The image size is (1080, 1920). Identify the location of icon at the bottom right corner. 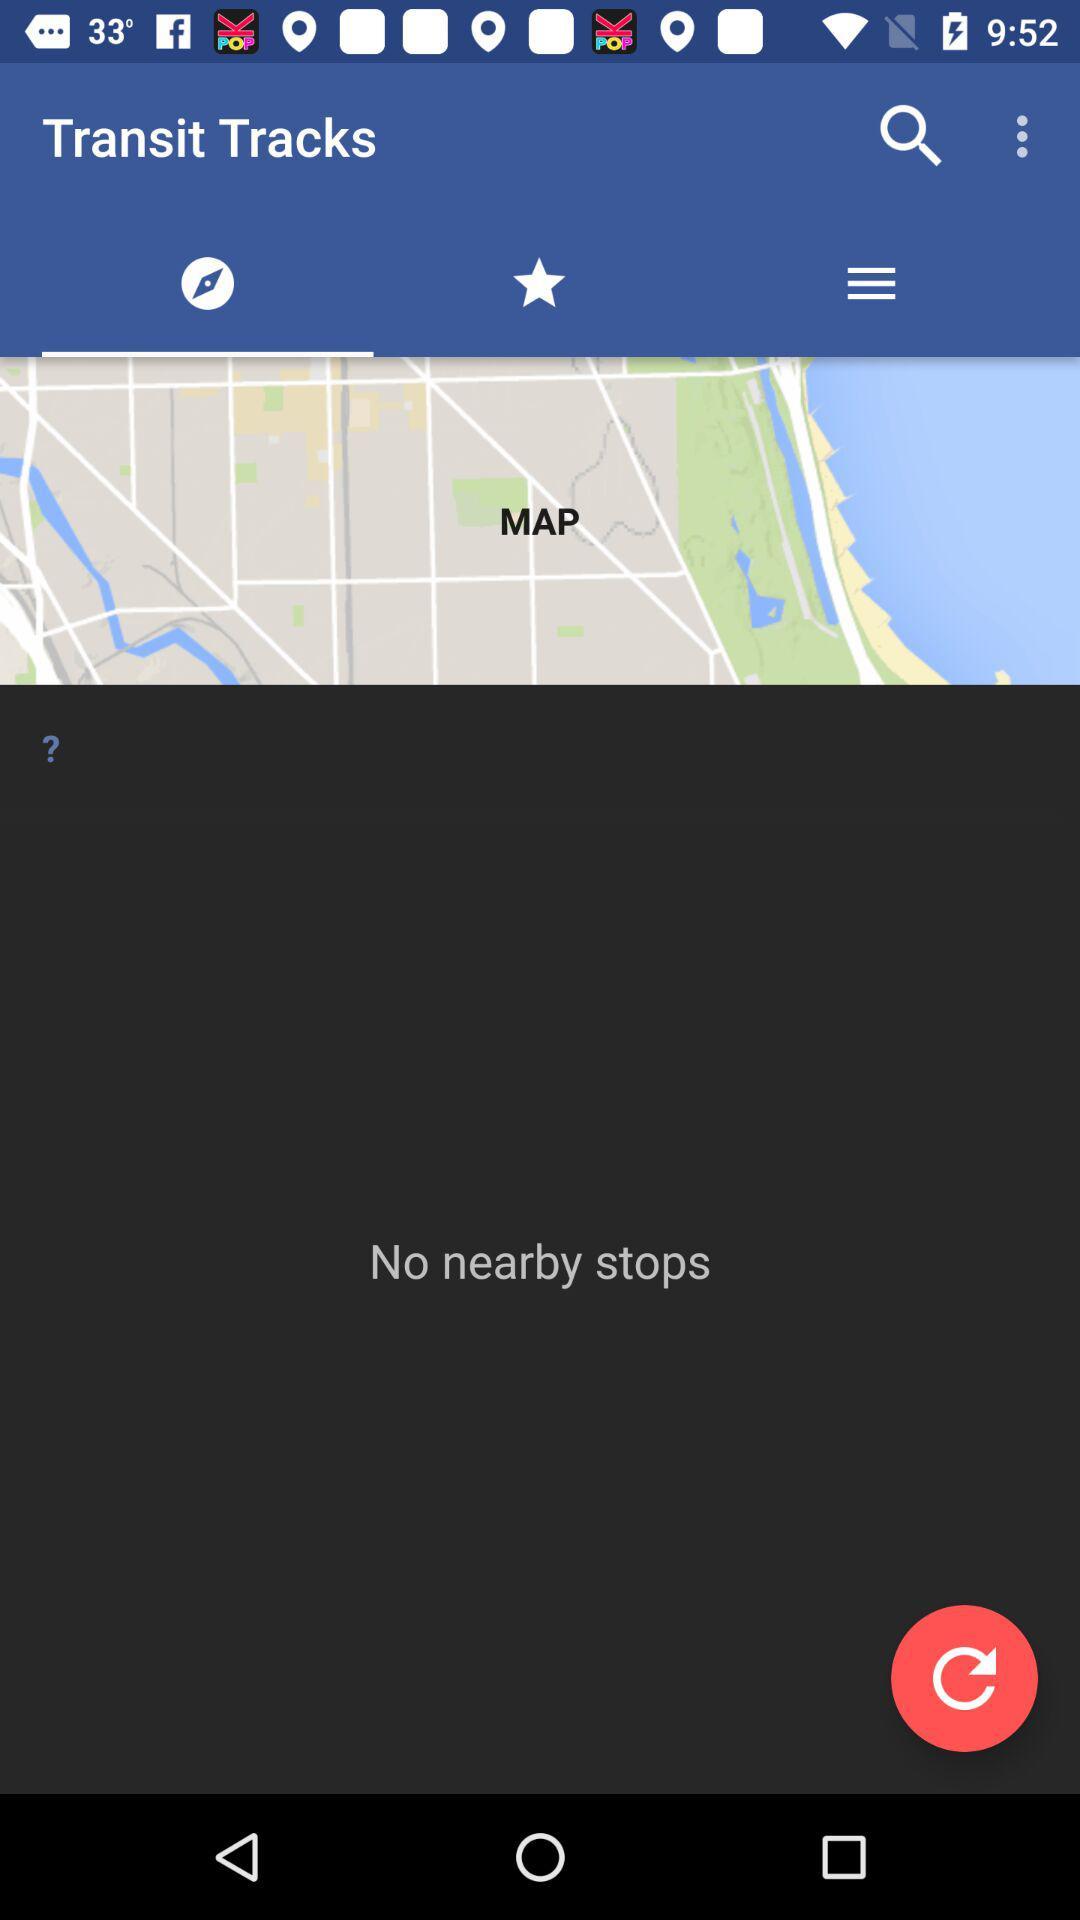
(963, 1678).